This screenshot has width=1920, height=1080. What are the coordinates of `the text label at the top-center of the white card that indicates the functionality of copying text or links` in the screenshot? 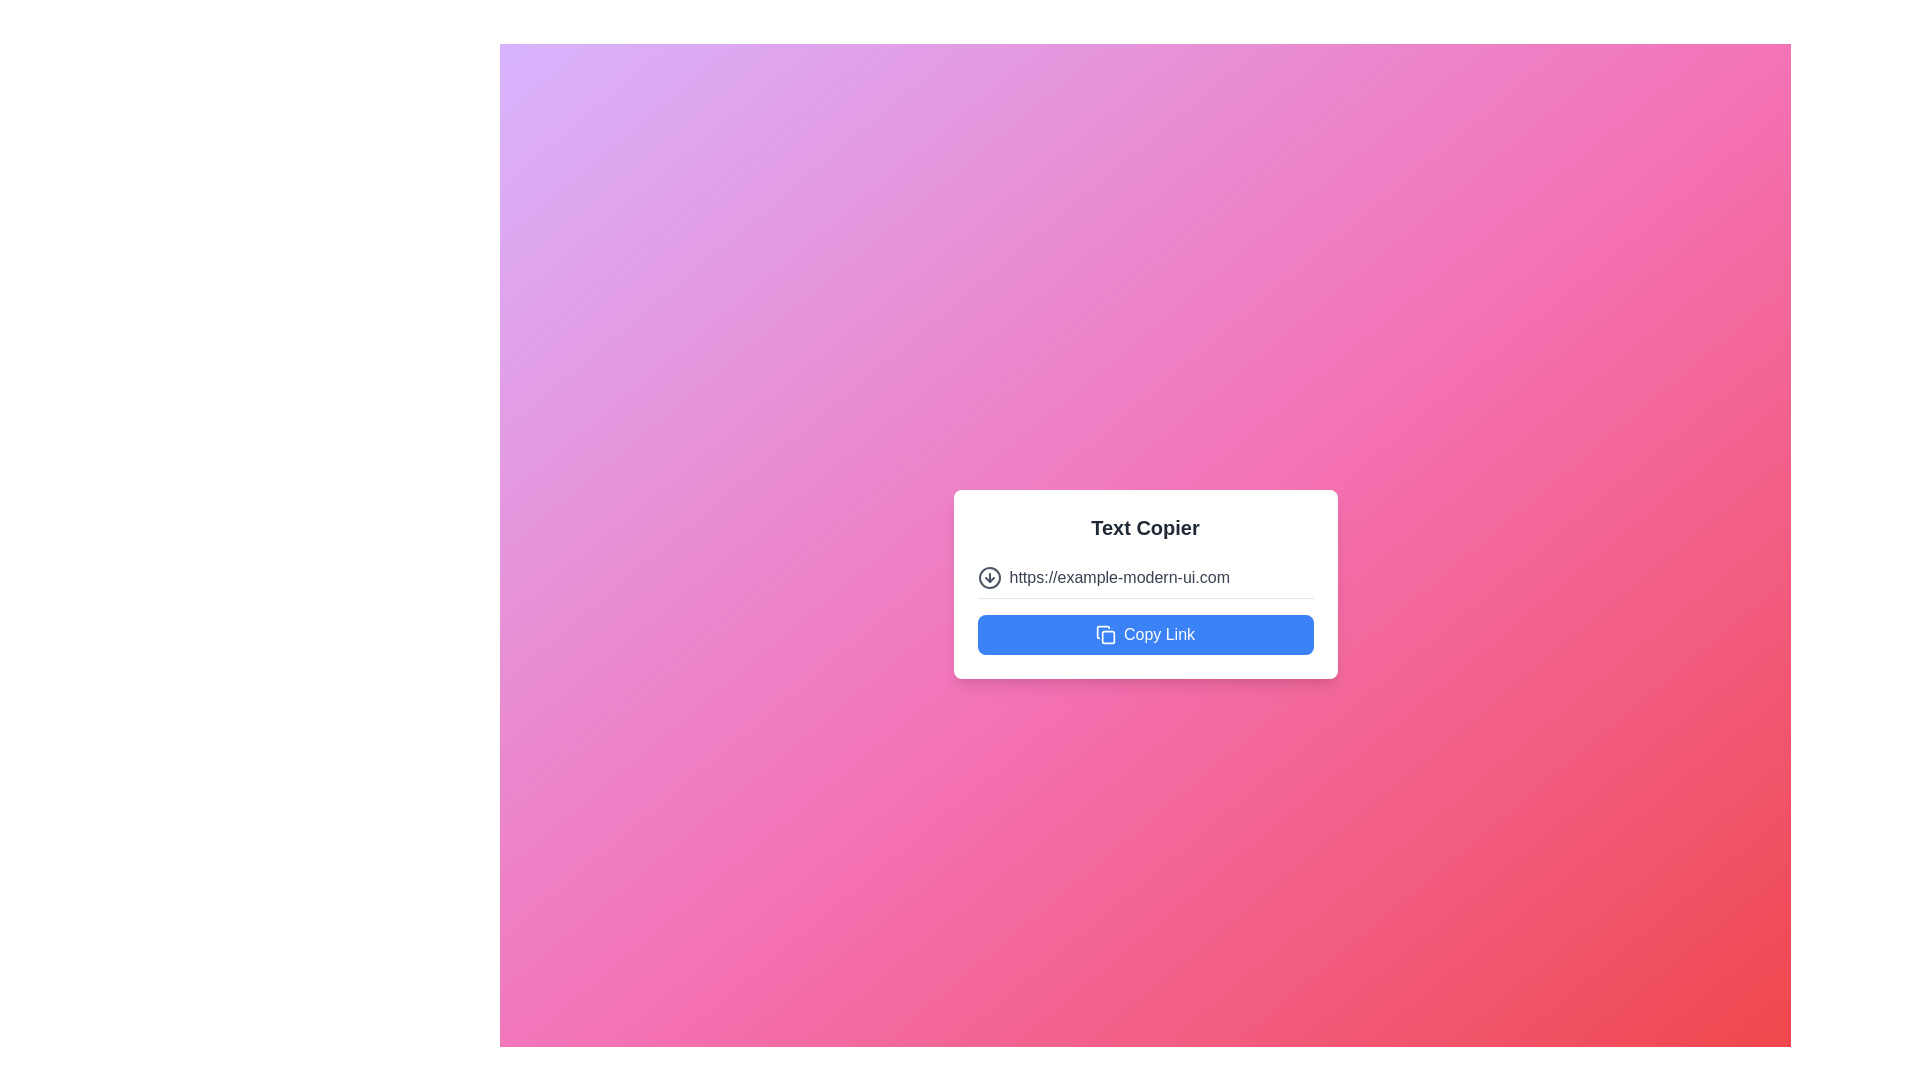 It's located at (1145, 526).